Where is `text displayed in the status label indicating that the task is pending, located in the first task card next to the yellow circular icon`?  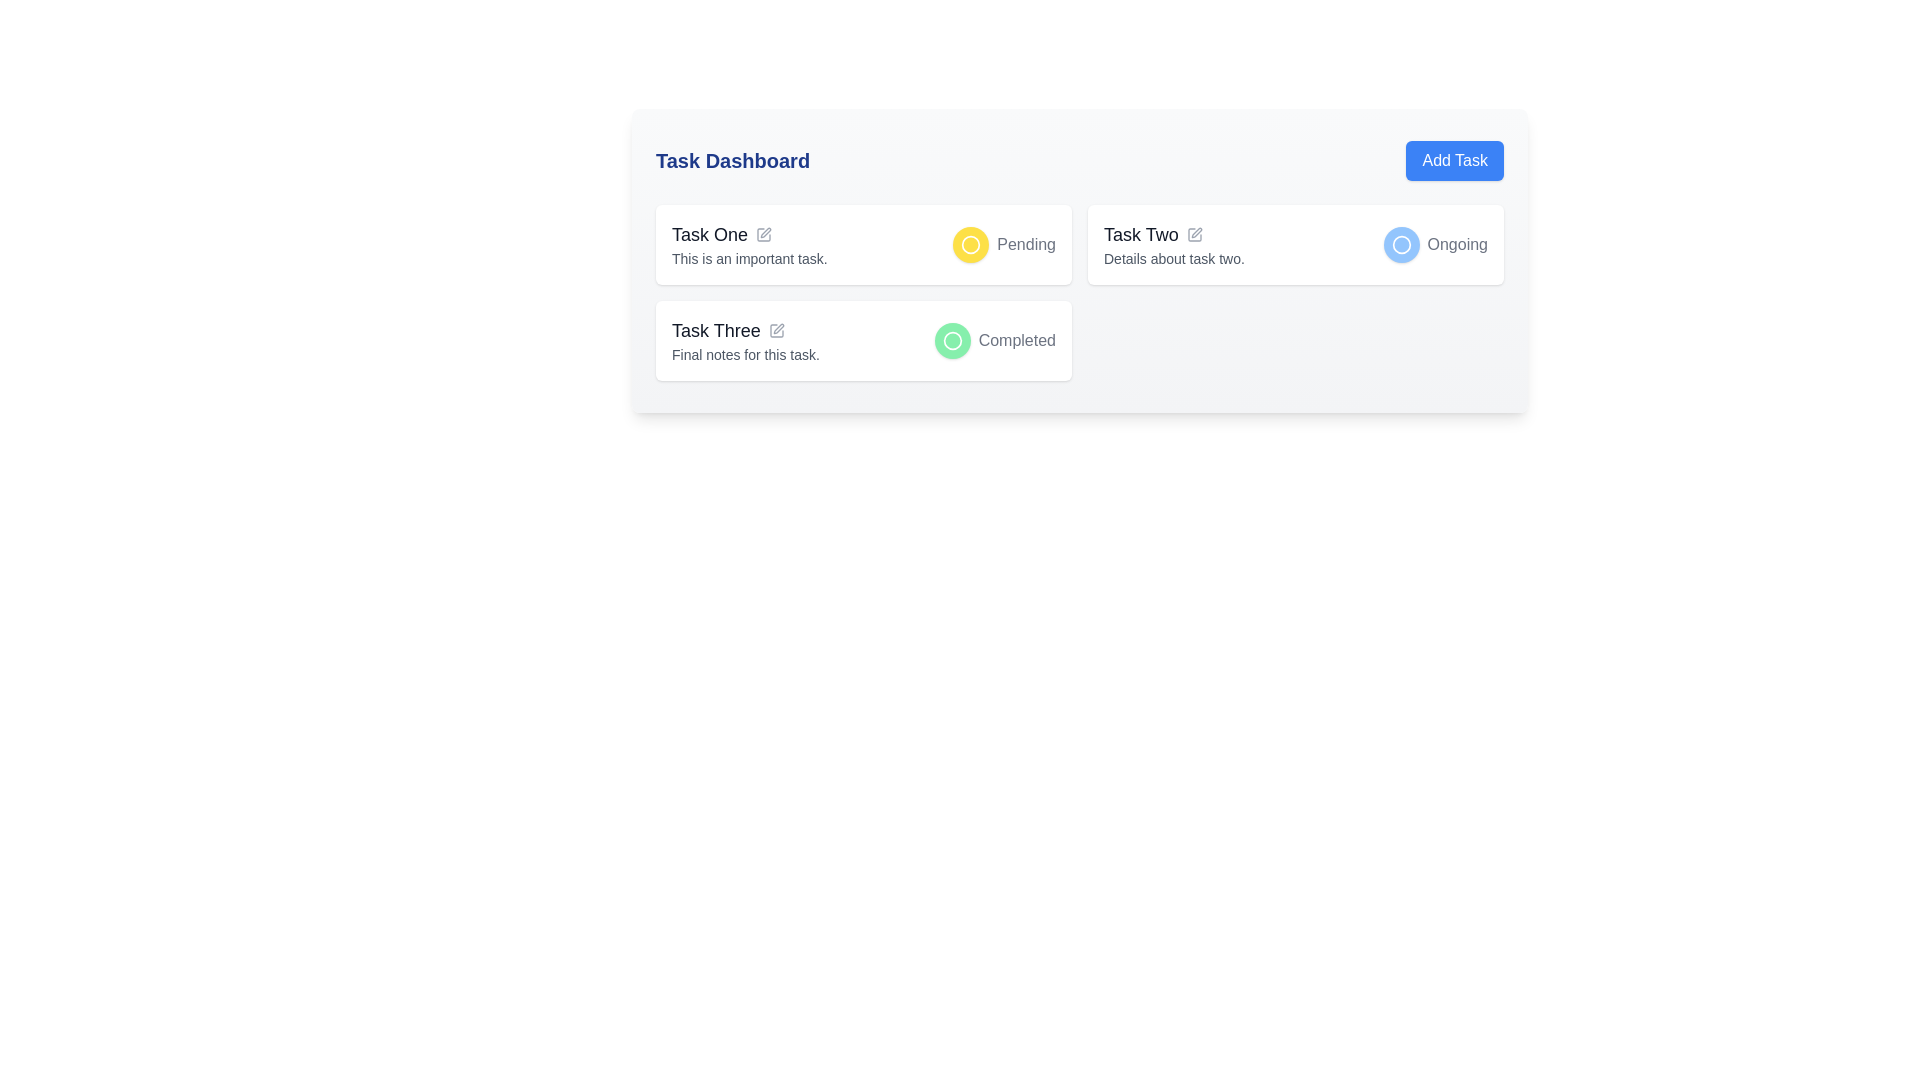 text displayed in the status label indicating that the task is pending, located in the first task card next to the yellow circular icon is located at coordinates (1026, 244).